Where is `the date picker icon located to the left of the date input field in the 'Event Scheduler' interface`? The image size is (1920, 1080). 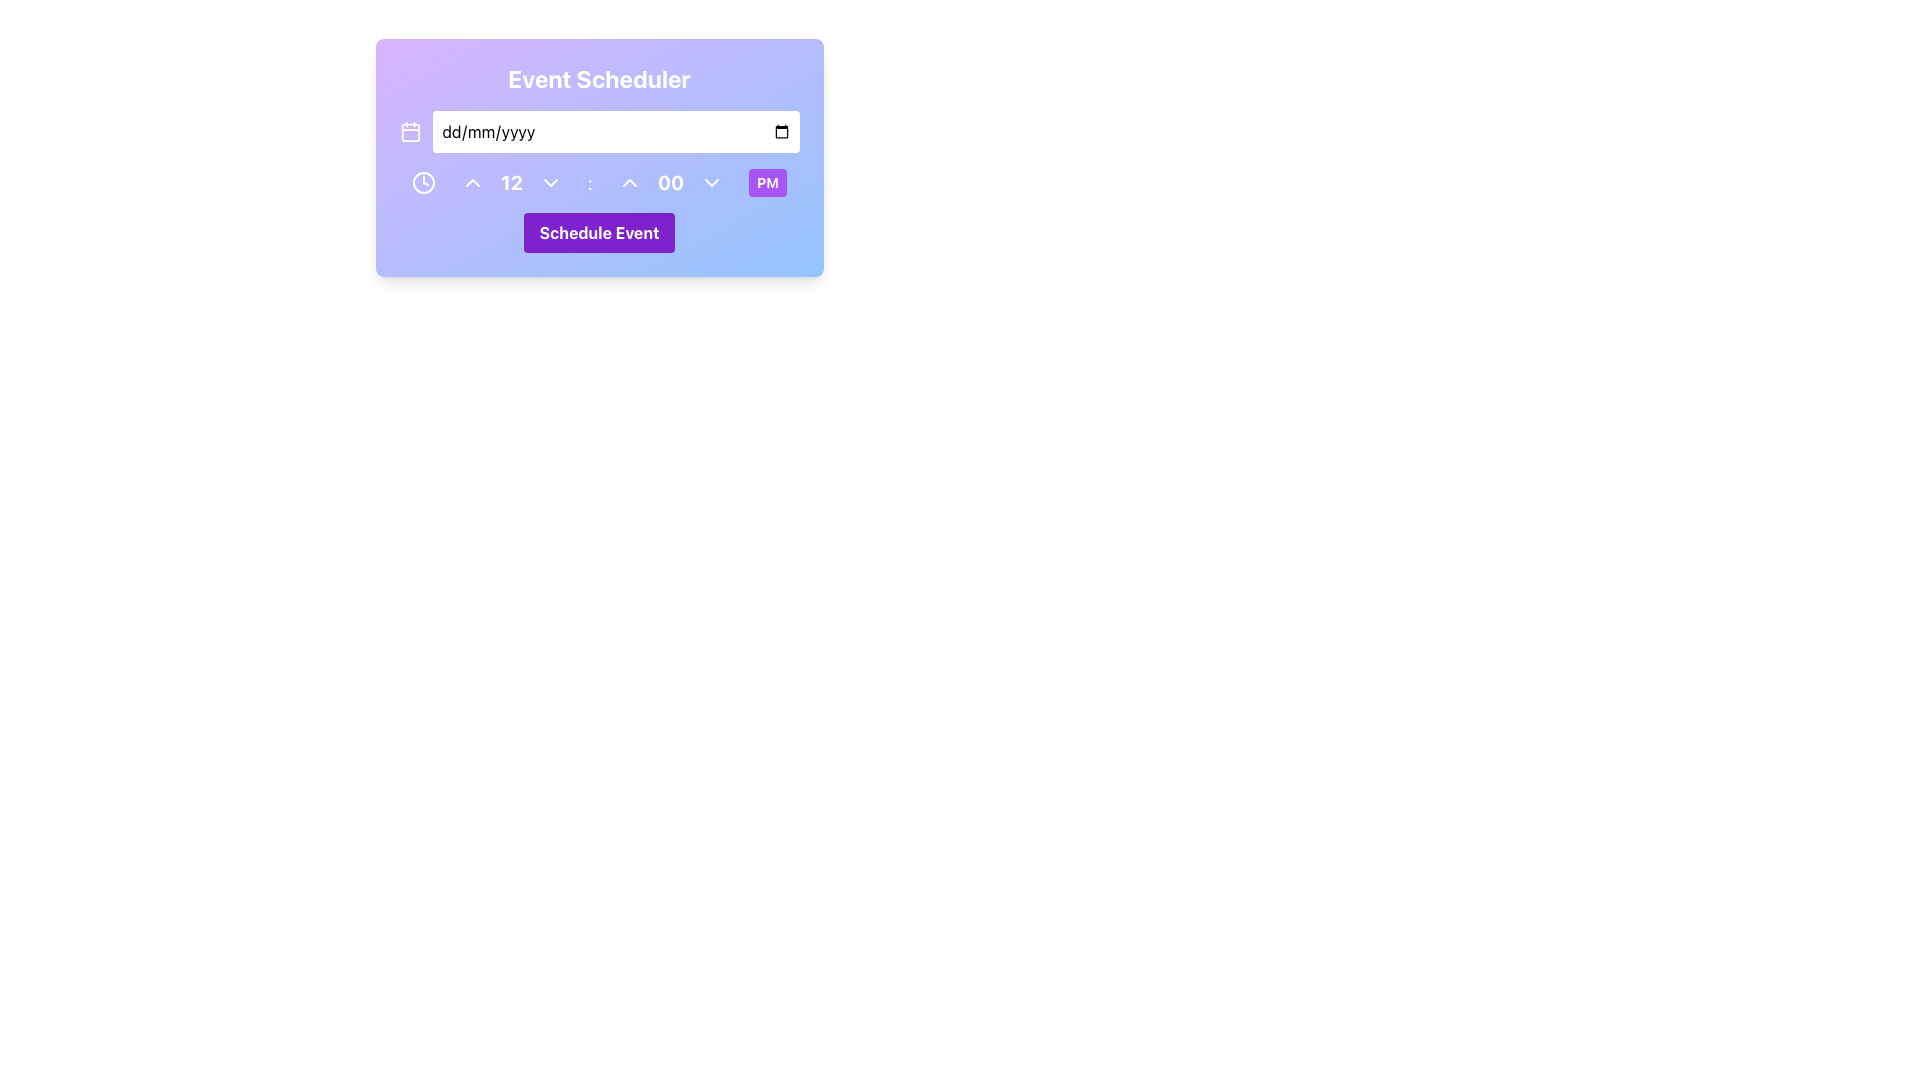
the date picker icon located to the left of the date input field in the 'Event Scheduler' interface is located at coordinates (409, 131).